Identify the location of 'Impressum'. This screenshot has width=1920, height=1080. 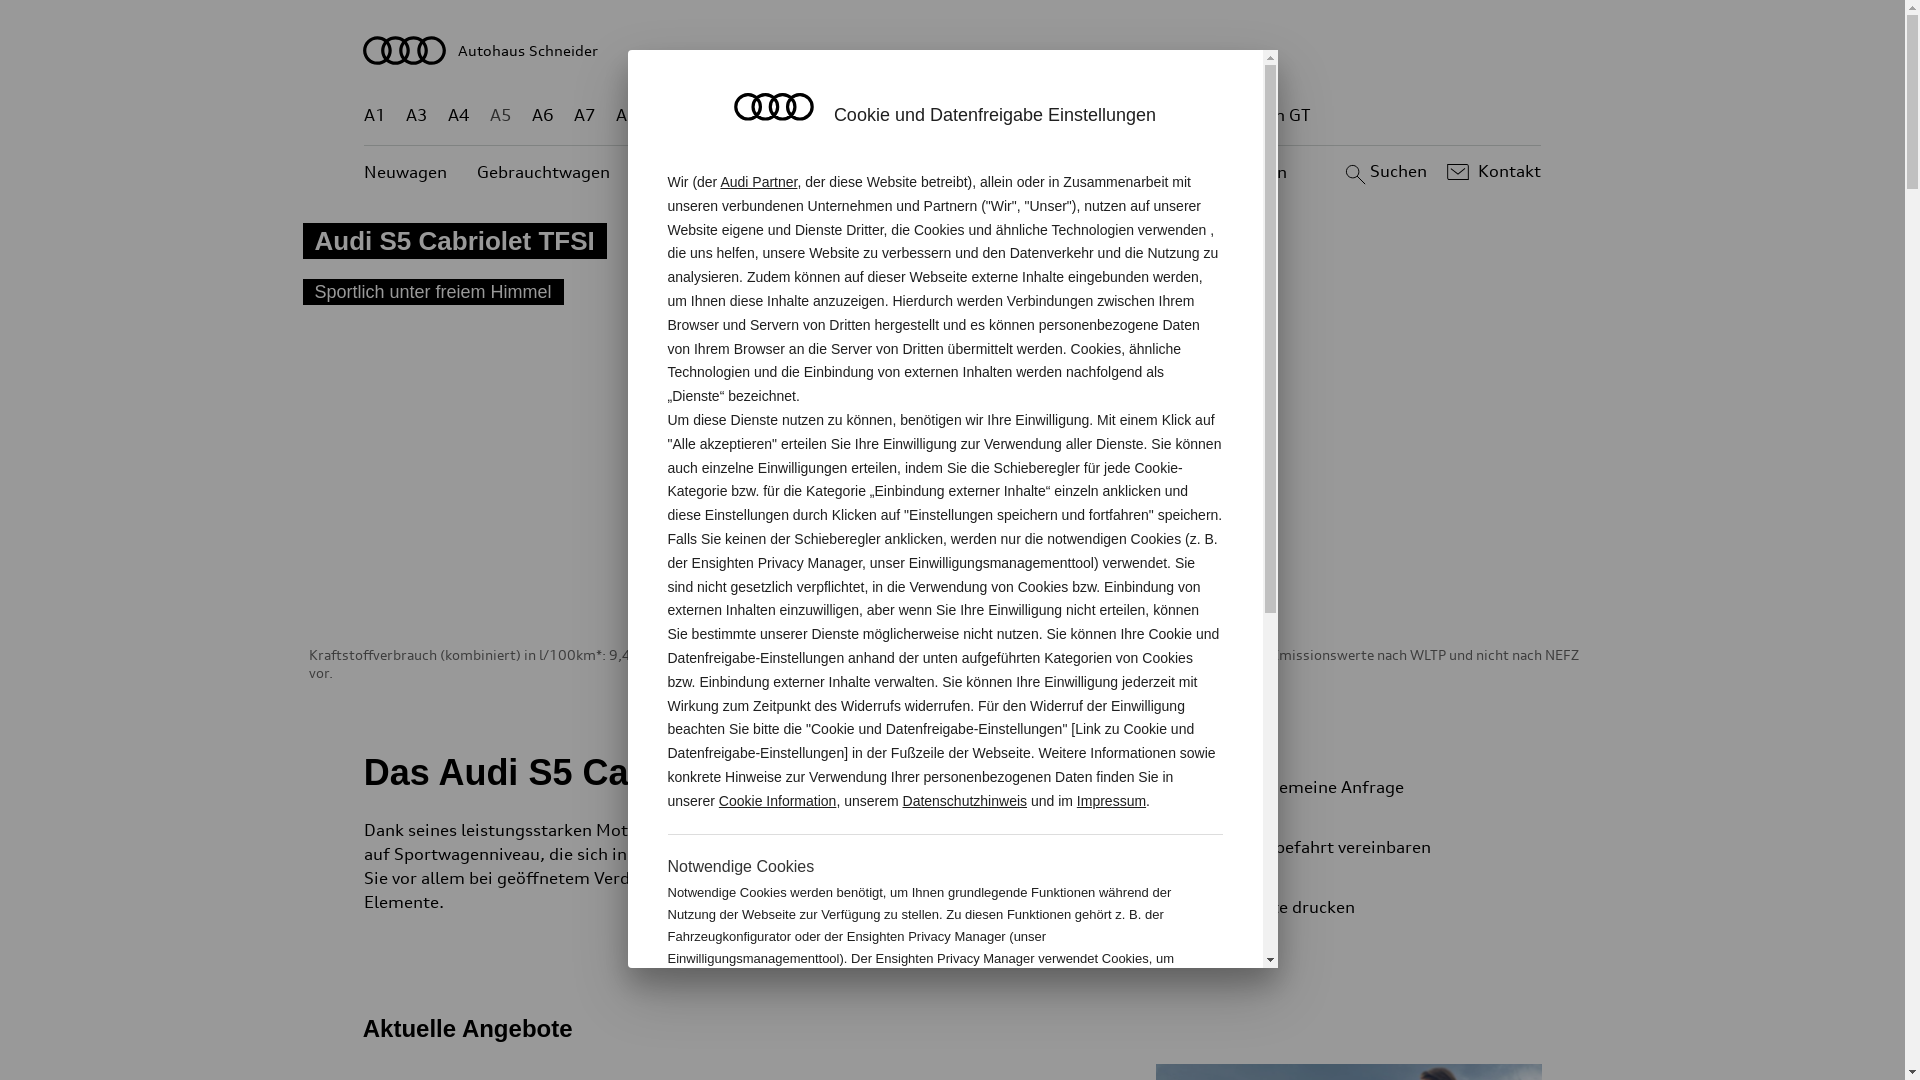
(1110, 800).